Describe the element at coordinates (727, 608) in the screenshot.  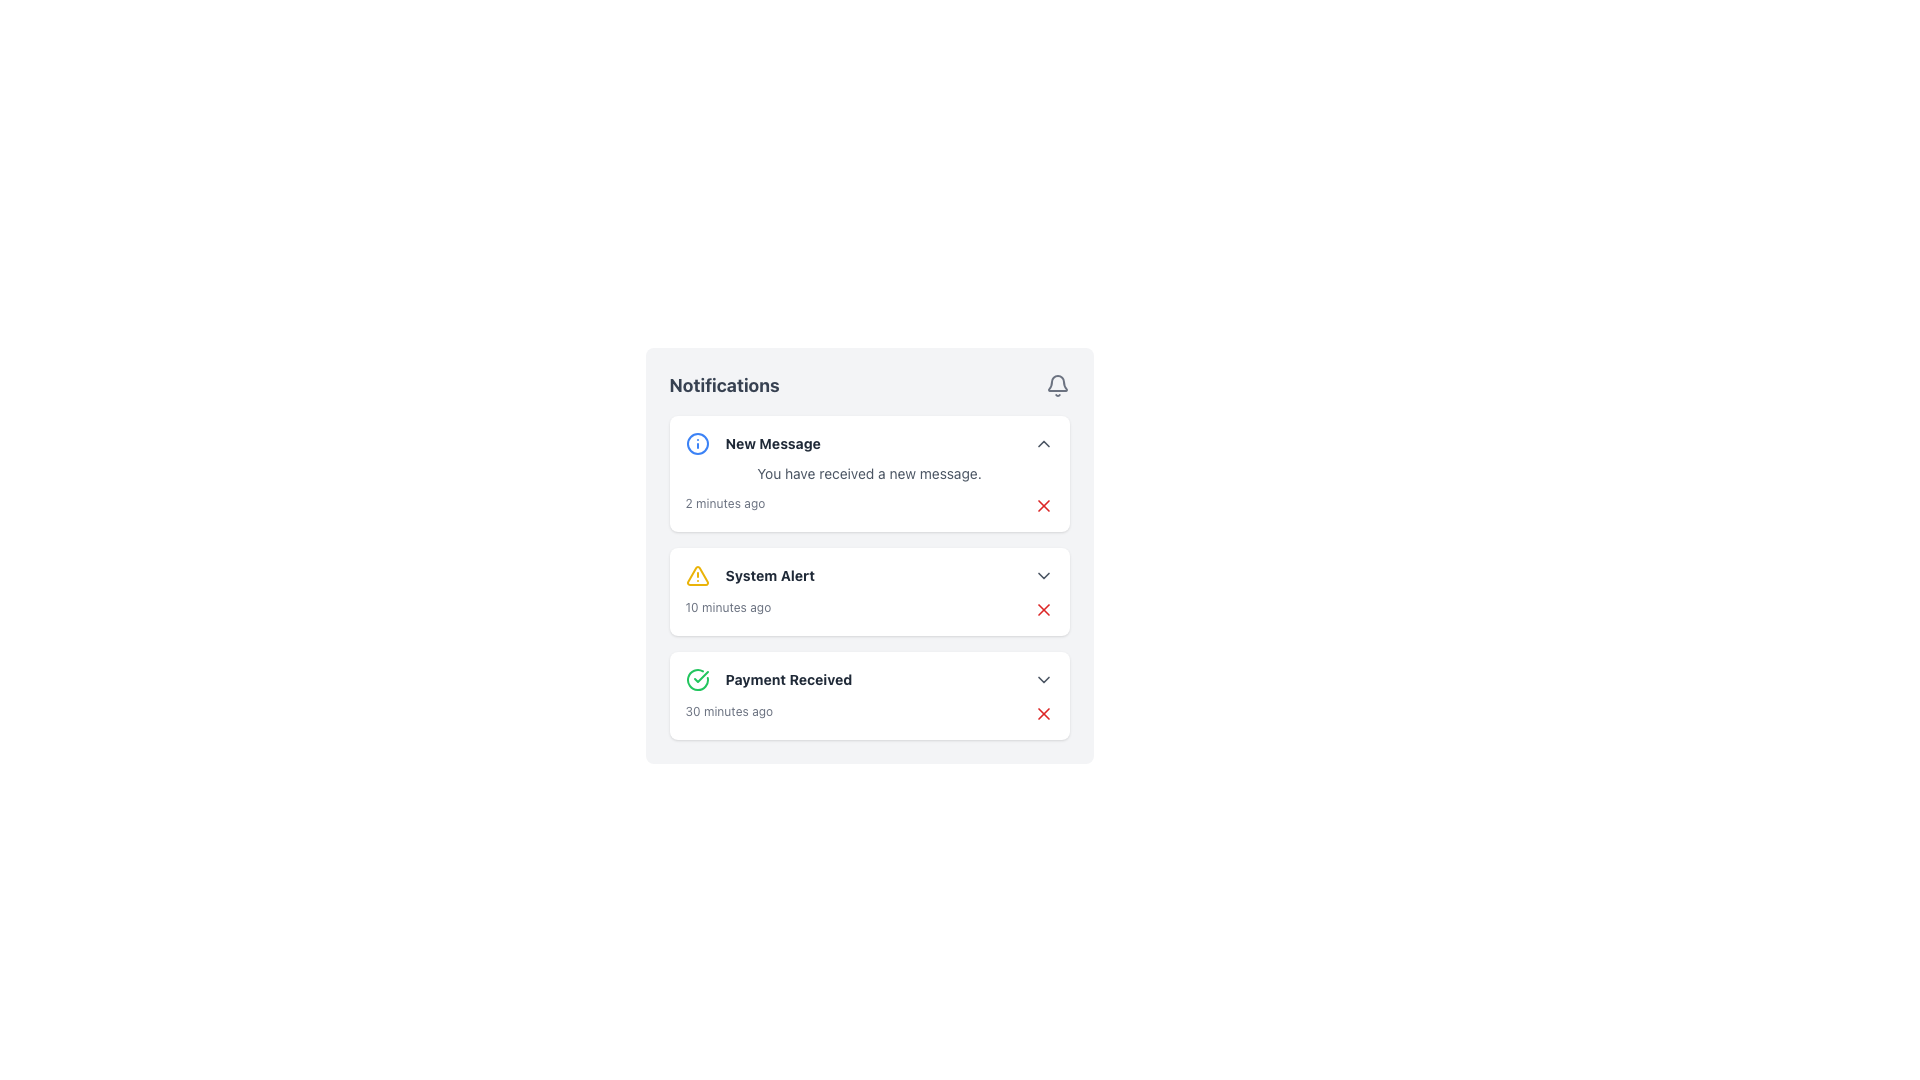
I see `the timestamp text label located in the notification panel under the 'System Alert' title` at that location.